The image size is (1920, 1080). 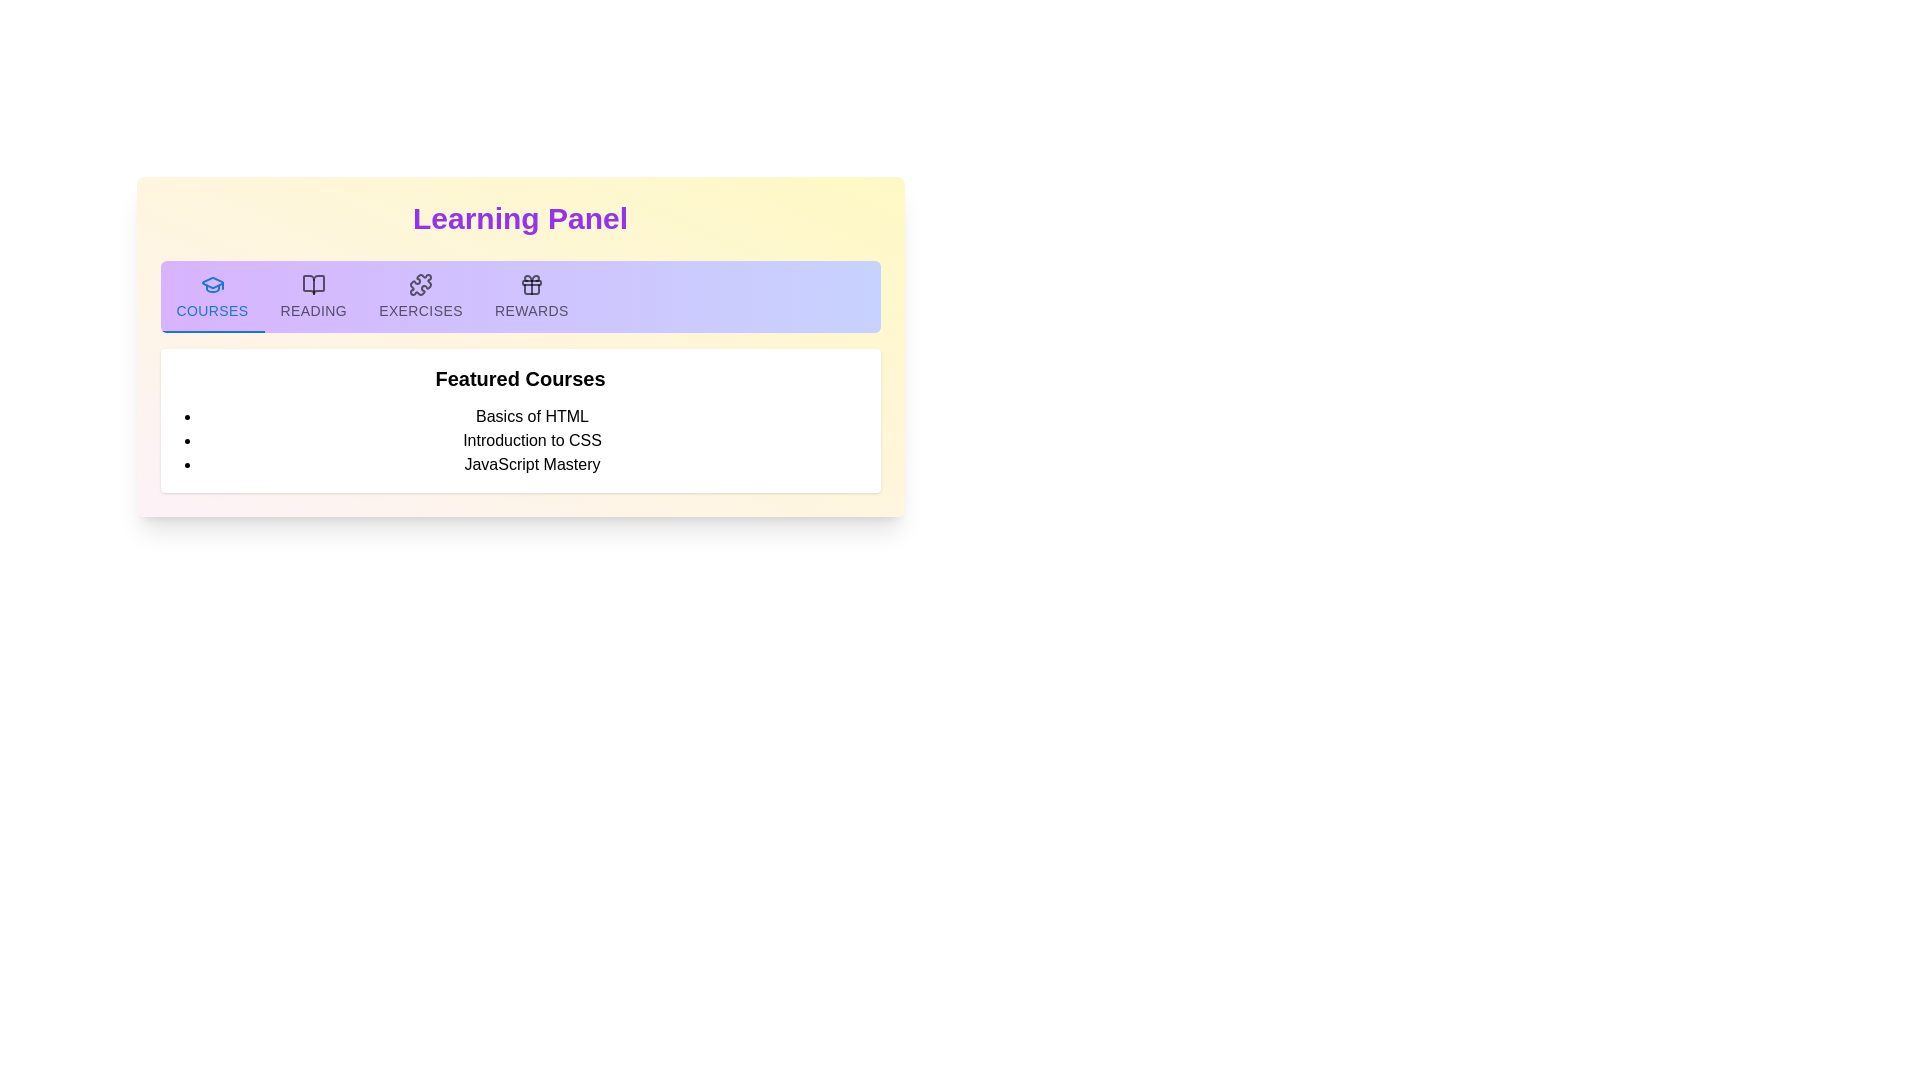 I want to click on the blue graduation cap SVG icon located in the 'Courses' tab, so click(x=212, y=285).